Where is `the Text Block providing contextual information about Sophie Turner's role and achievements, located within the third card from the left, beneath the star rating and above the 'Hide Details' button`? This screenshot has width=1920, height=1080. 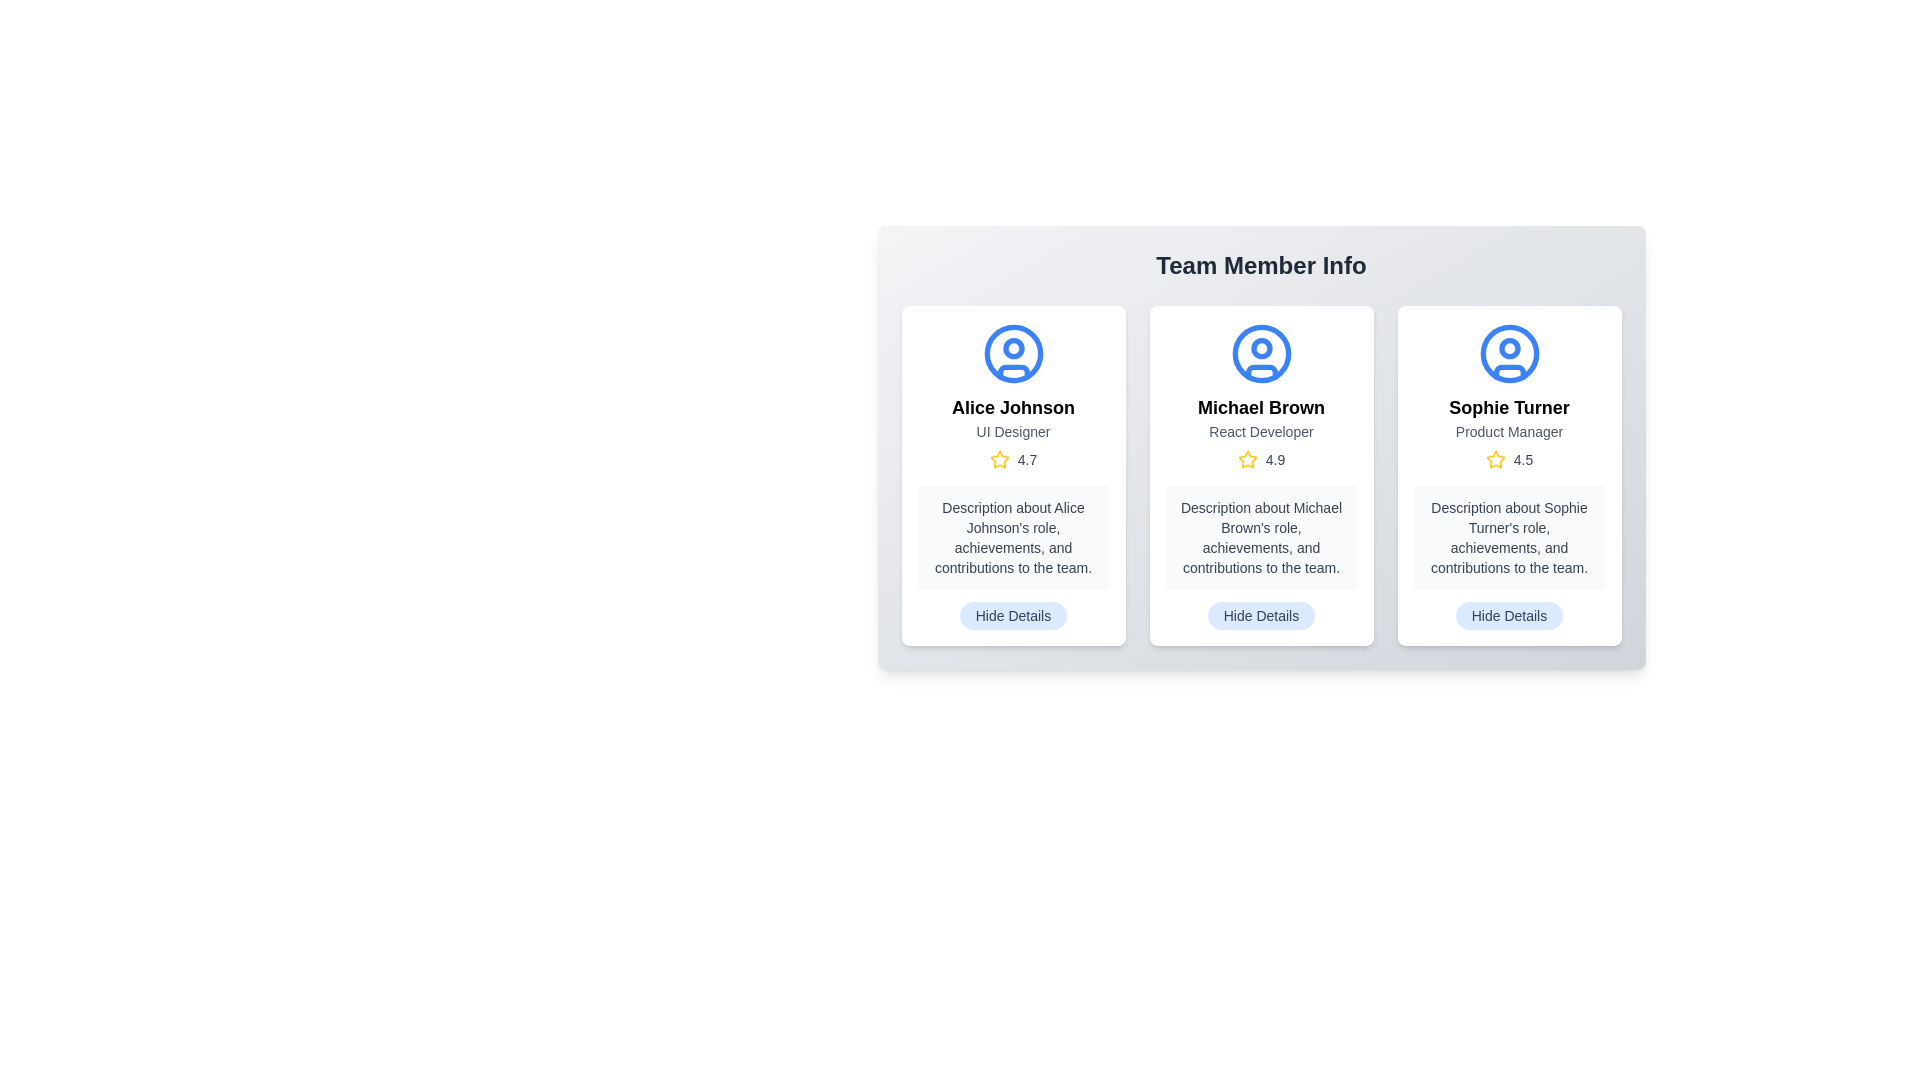
the Text Block providing contextual information about Sophie Turner's role and achievements, located within the third card from the left, beneath the star rating and above the 'Hide Details' button is located at coordinates (1509, 536).